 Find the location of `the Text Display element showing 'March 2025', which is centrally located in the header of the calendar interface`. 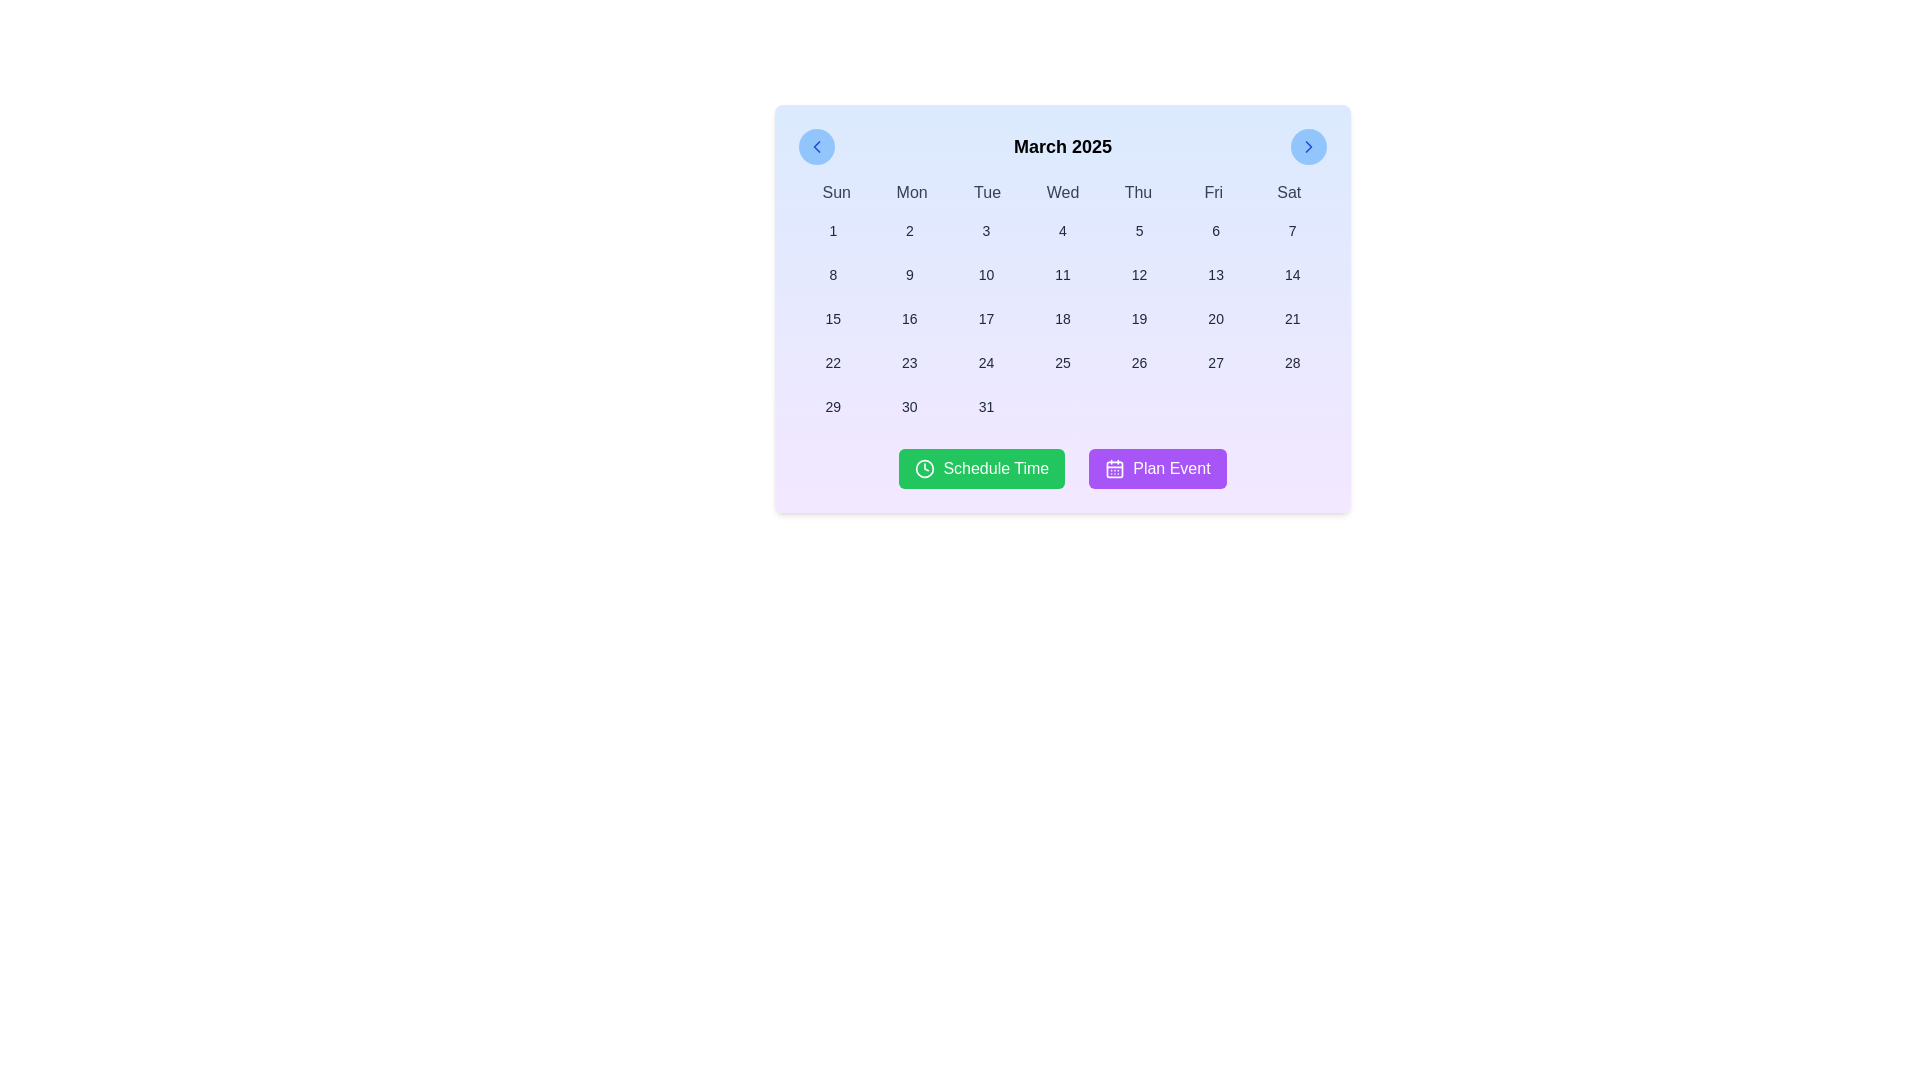

the Text Display element showing 'March 2025', which is centrally located in the header of the calendar interface is located at coordinates (1061, 145).